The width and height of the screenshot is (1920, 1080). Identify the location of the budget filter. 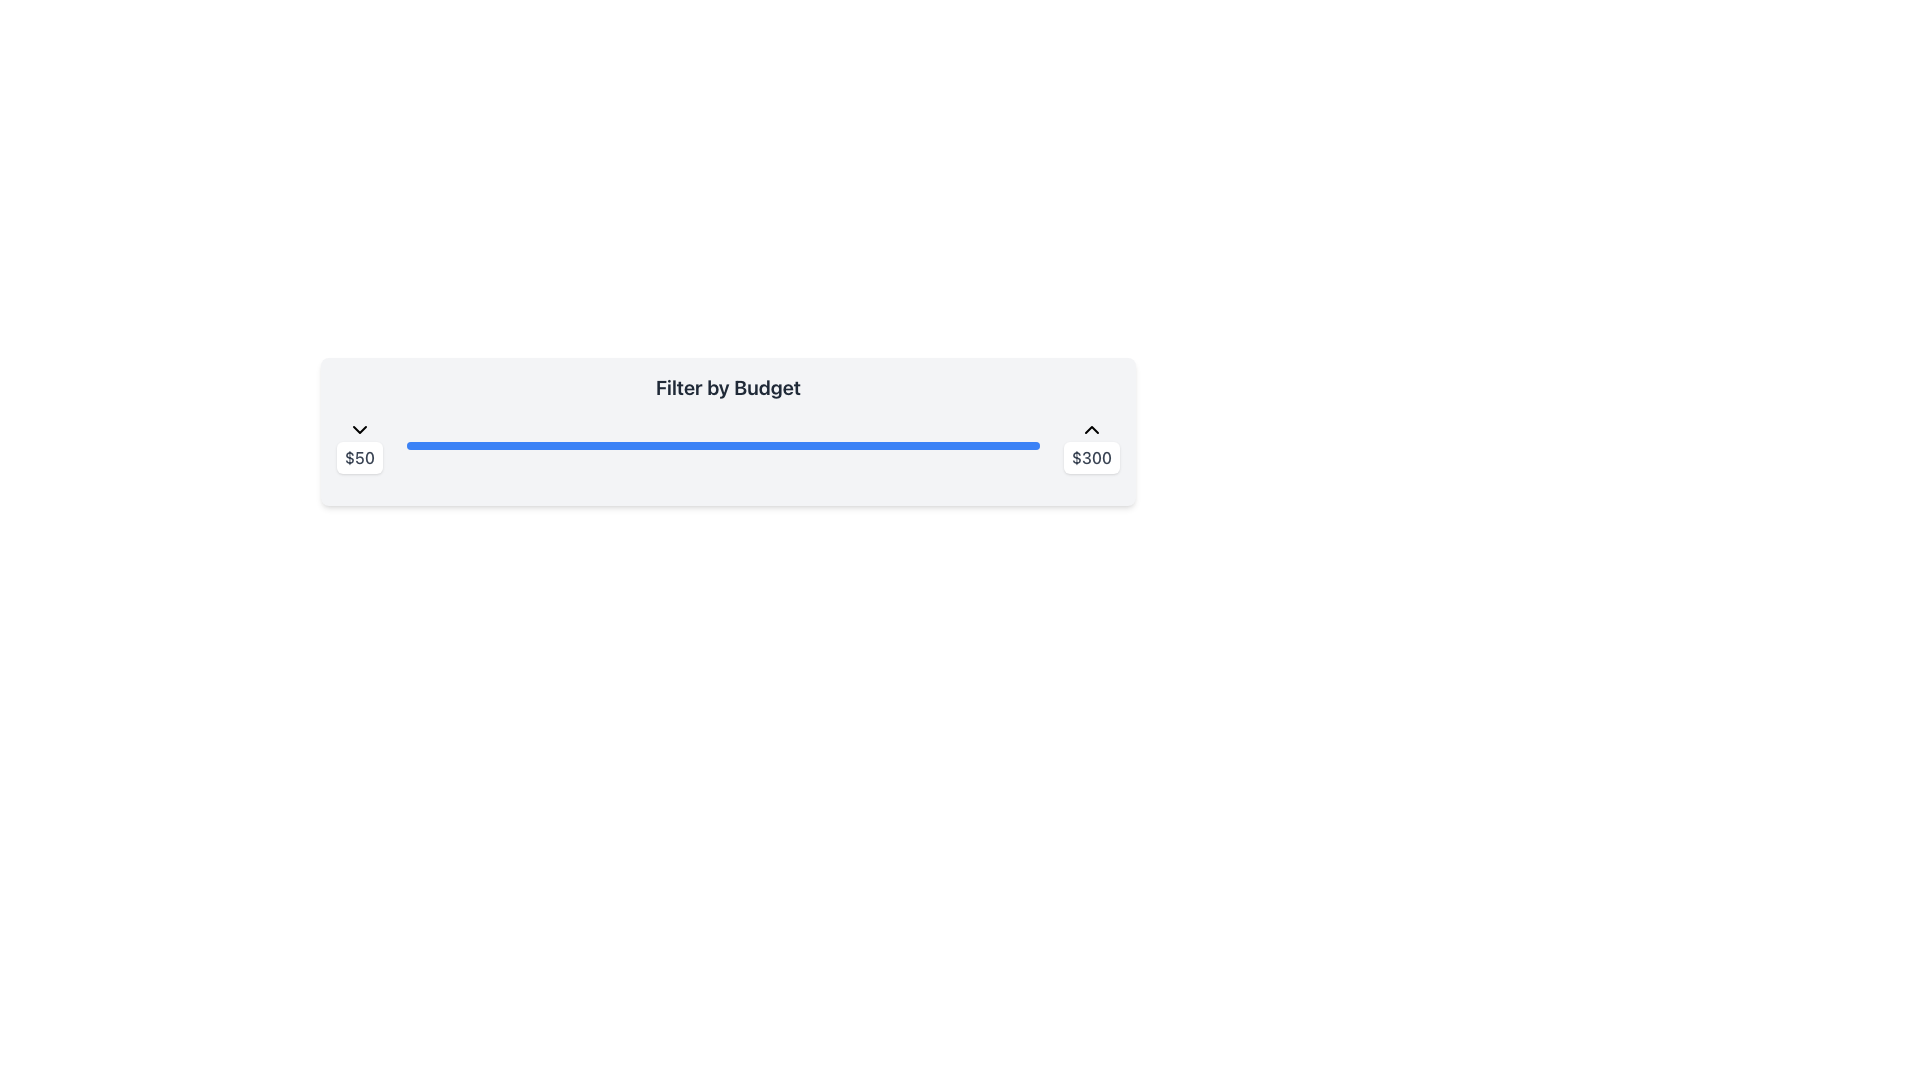
(461, 445).